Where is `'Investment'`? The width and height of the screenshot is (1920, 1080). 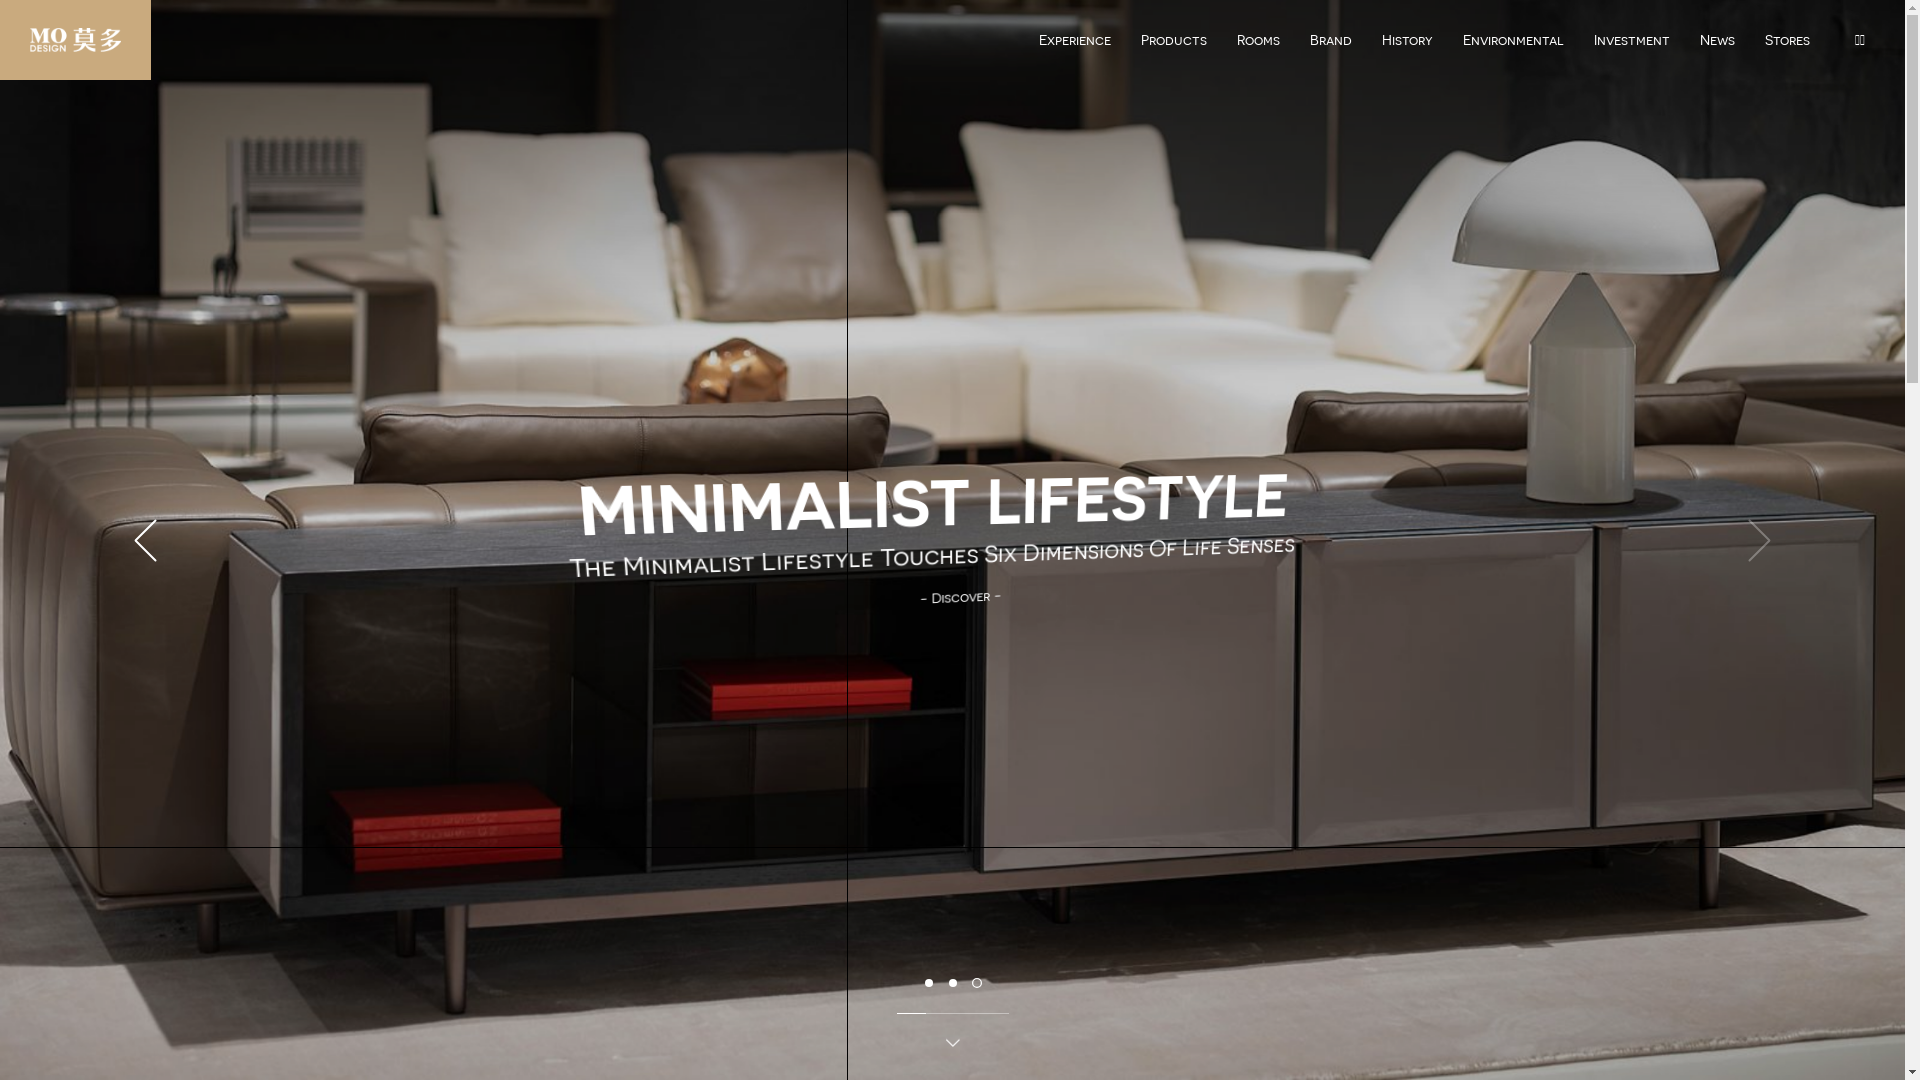 'Investment' is located at coordinates (1632, 33).